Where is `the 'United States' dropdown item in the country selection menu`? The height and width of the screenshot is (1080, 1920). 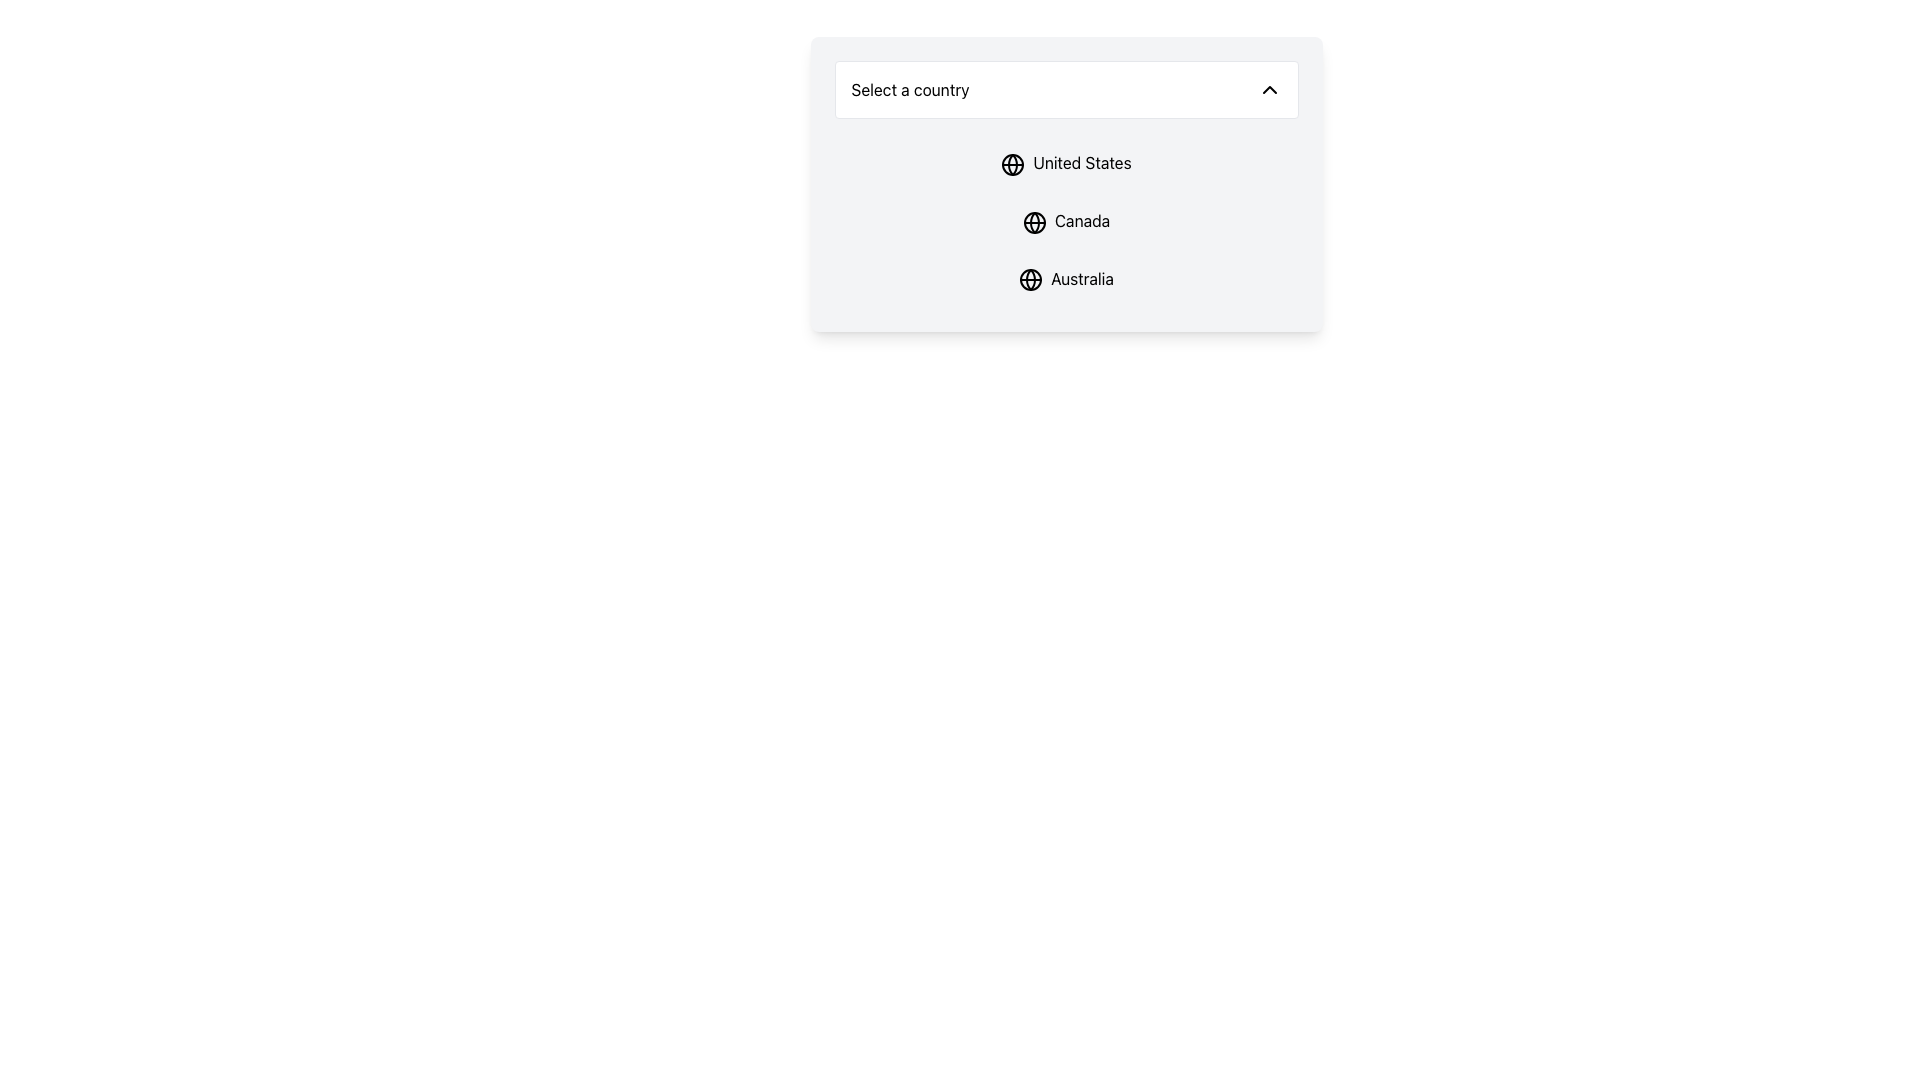
the 'United States' dropdown item in the country selection menu is located at coordinates (1065, 162).